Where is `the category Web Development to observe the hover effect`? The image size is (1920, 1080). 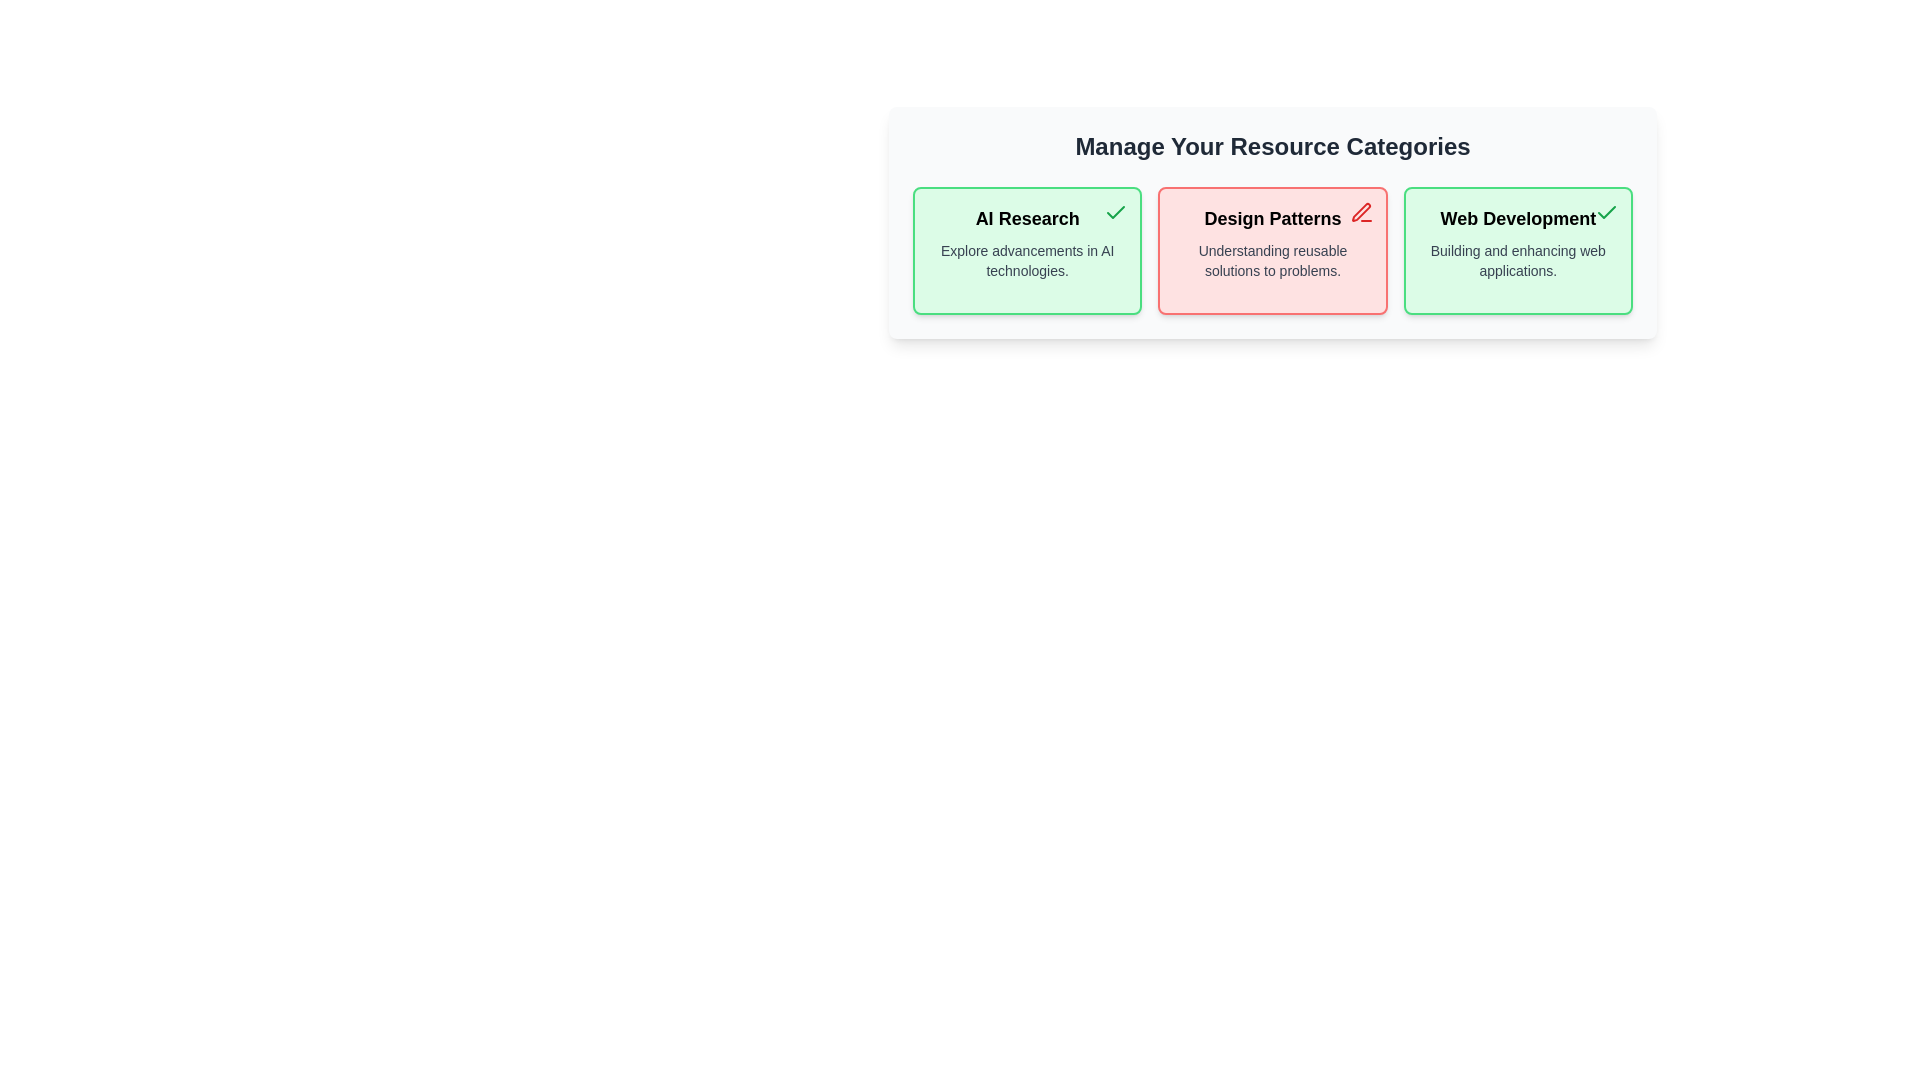 the category Web Development to observe the hover effect is located at coordinates (1517, 249).